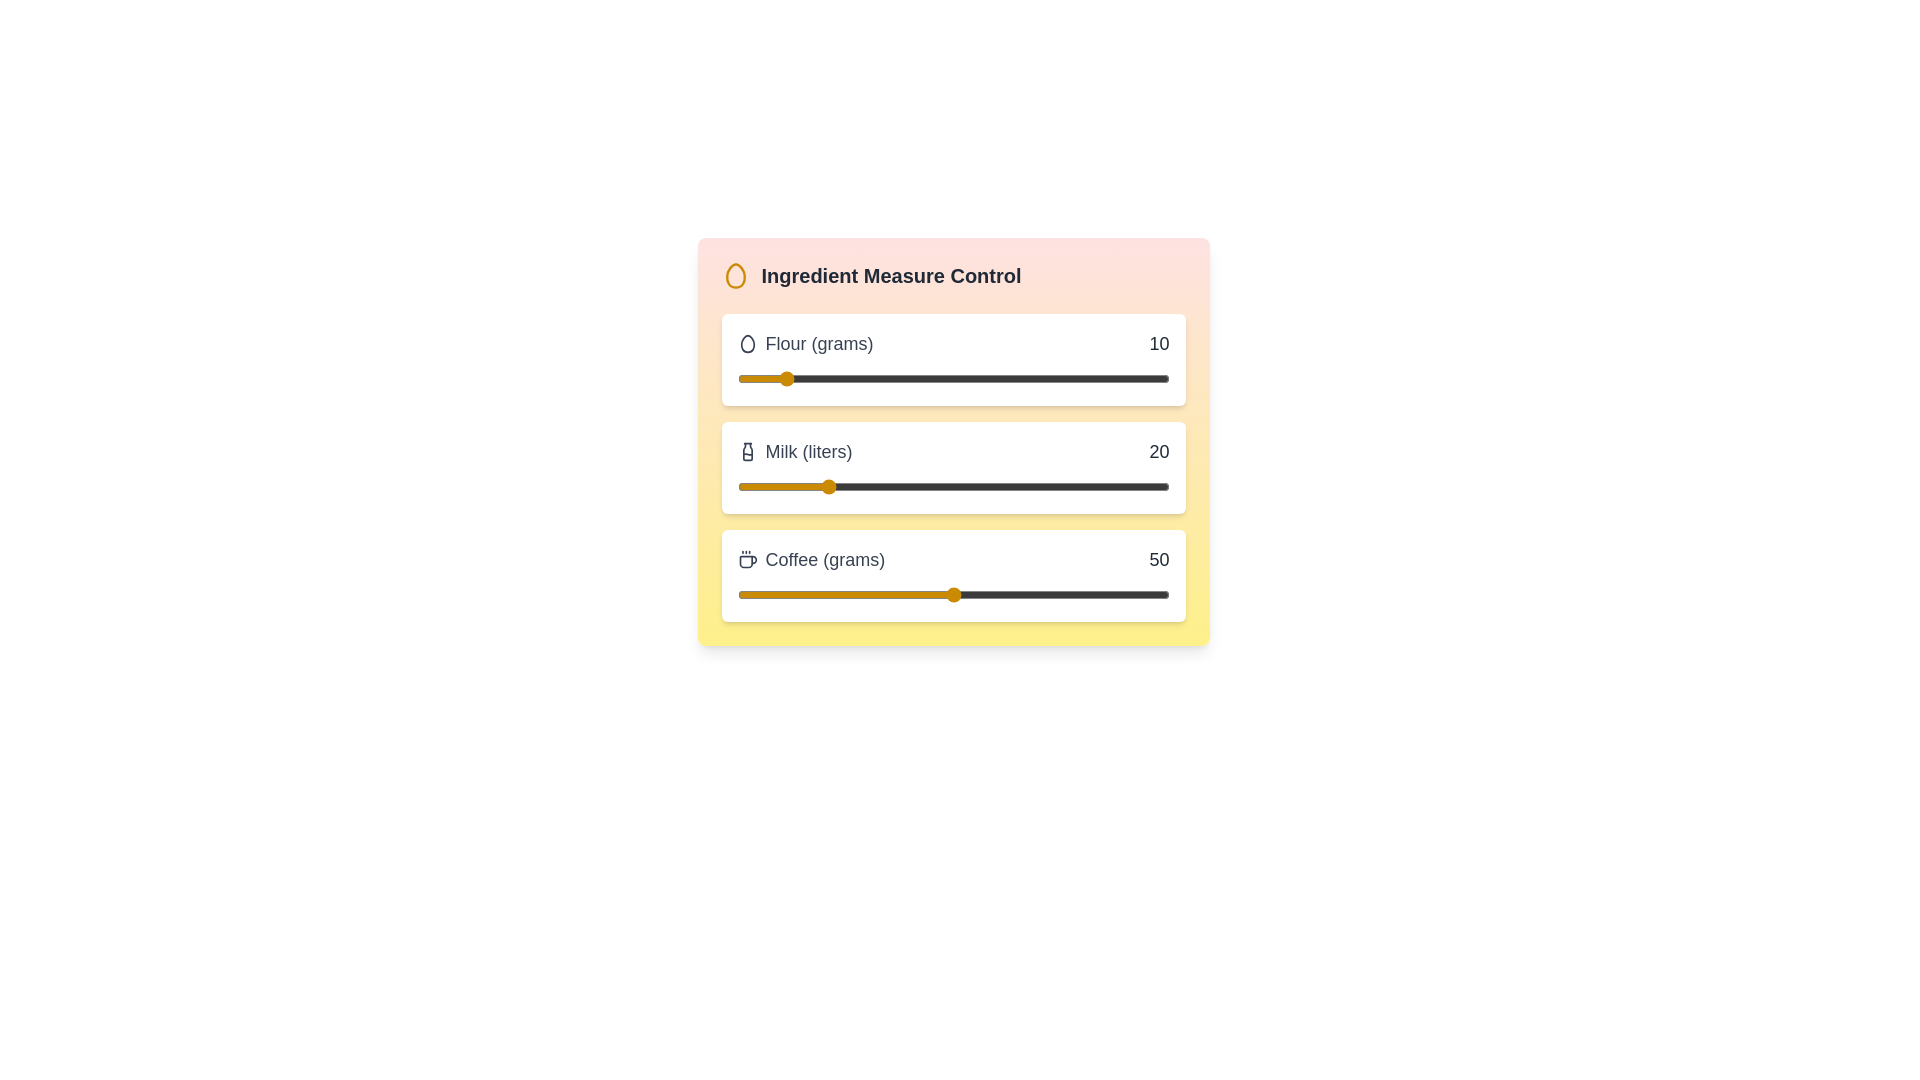 Image resolution: width=1920 pixels, height=1080 pixels. I want to click on the milk quantity, so click(832, 486).